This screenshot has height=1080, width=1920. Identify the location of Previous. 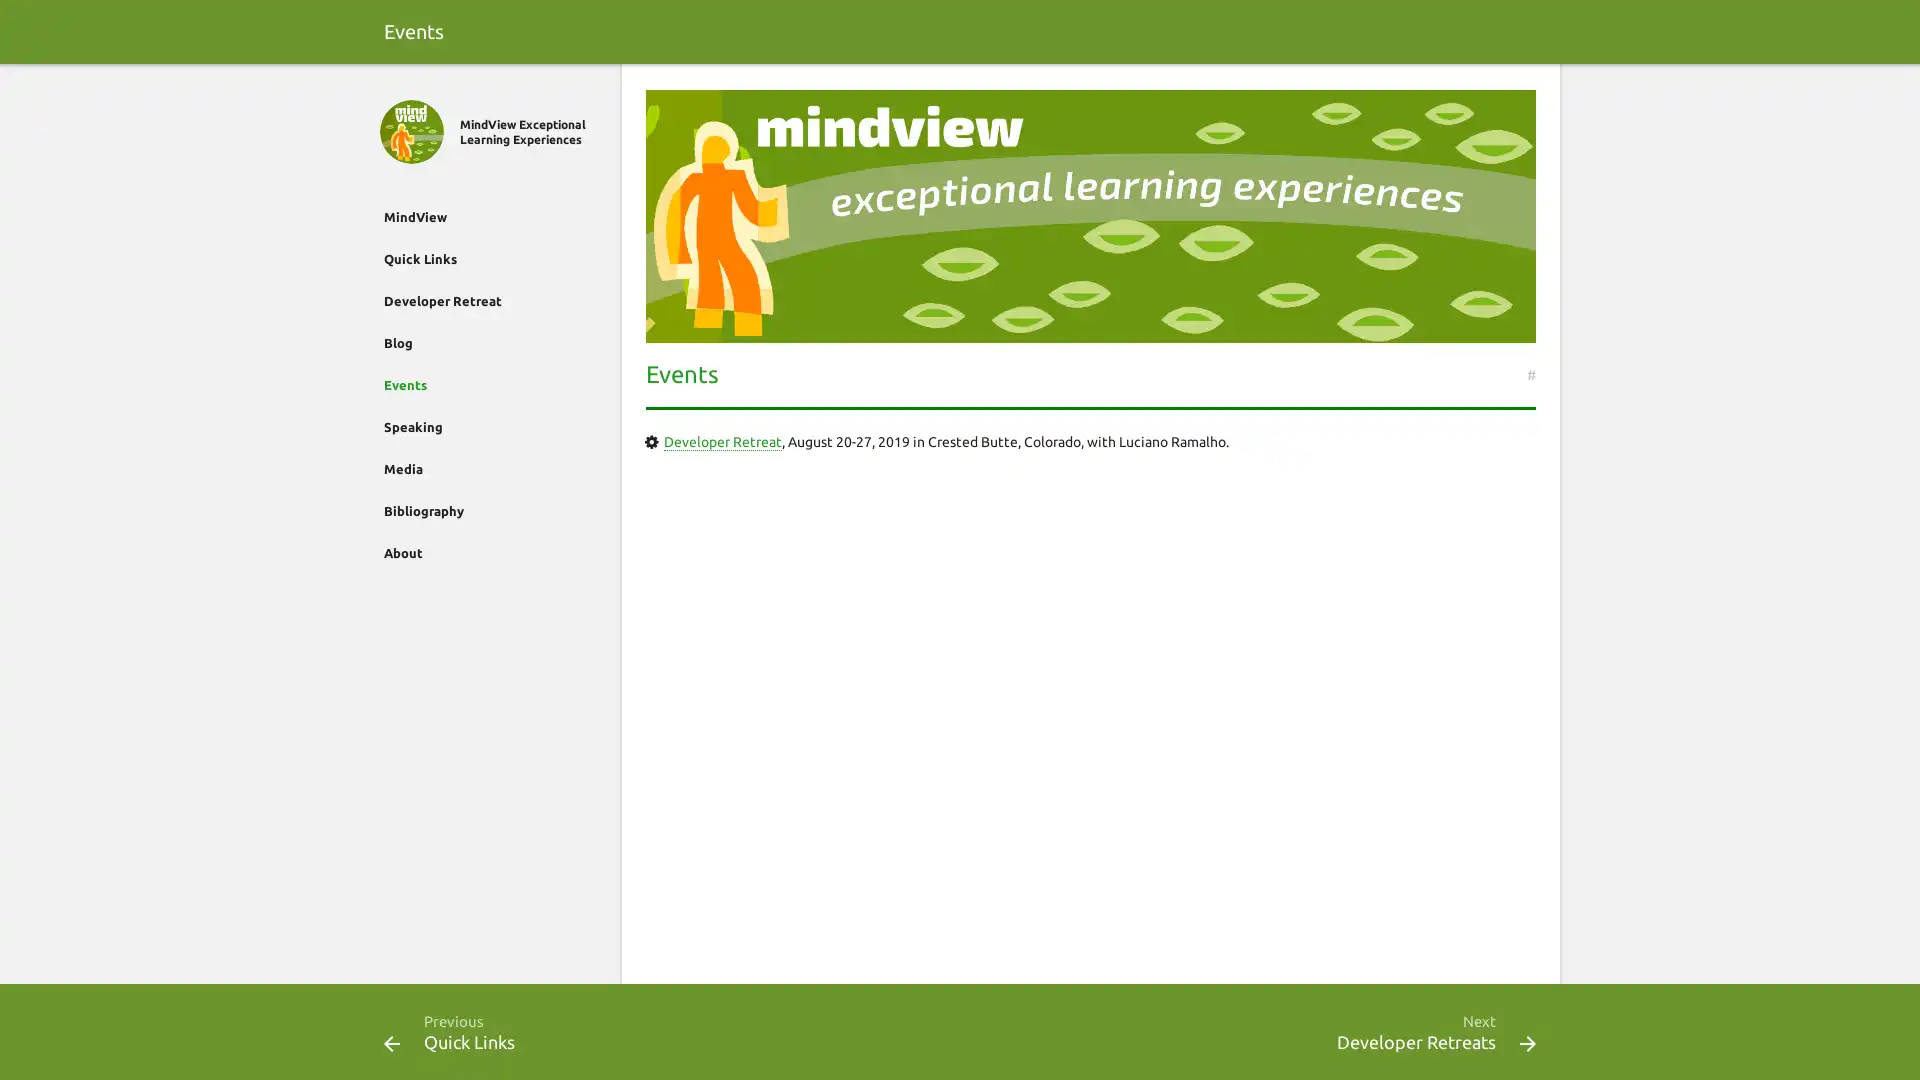
(392, 1043).